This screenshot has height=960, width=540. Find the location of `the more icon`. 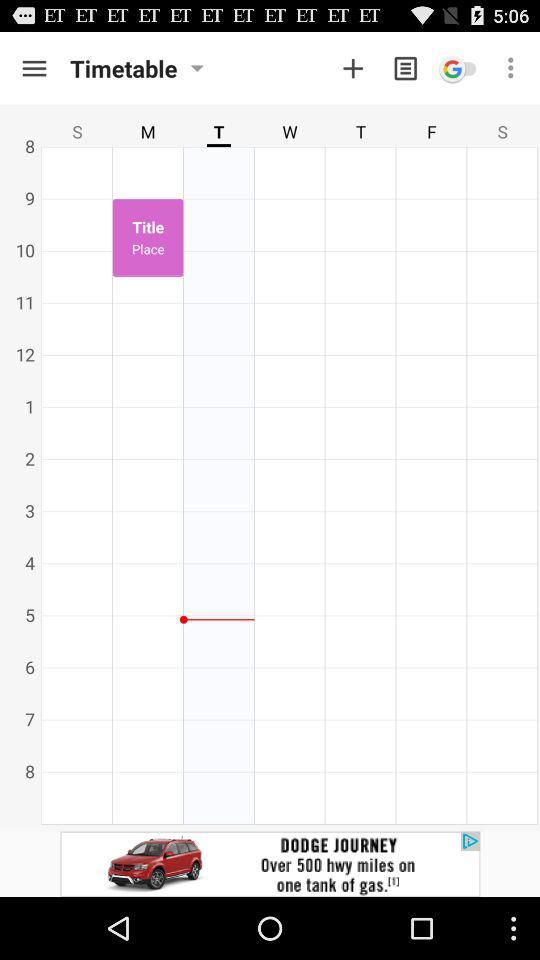

the more icon is located at coordinates (510, 73).